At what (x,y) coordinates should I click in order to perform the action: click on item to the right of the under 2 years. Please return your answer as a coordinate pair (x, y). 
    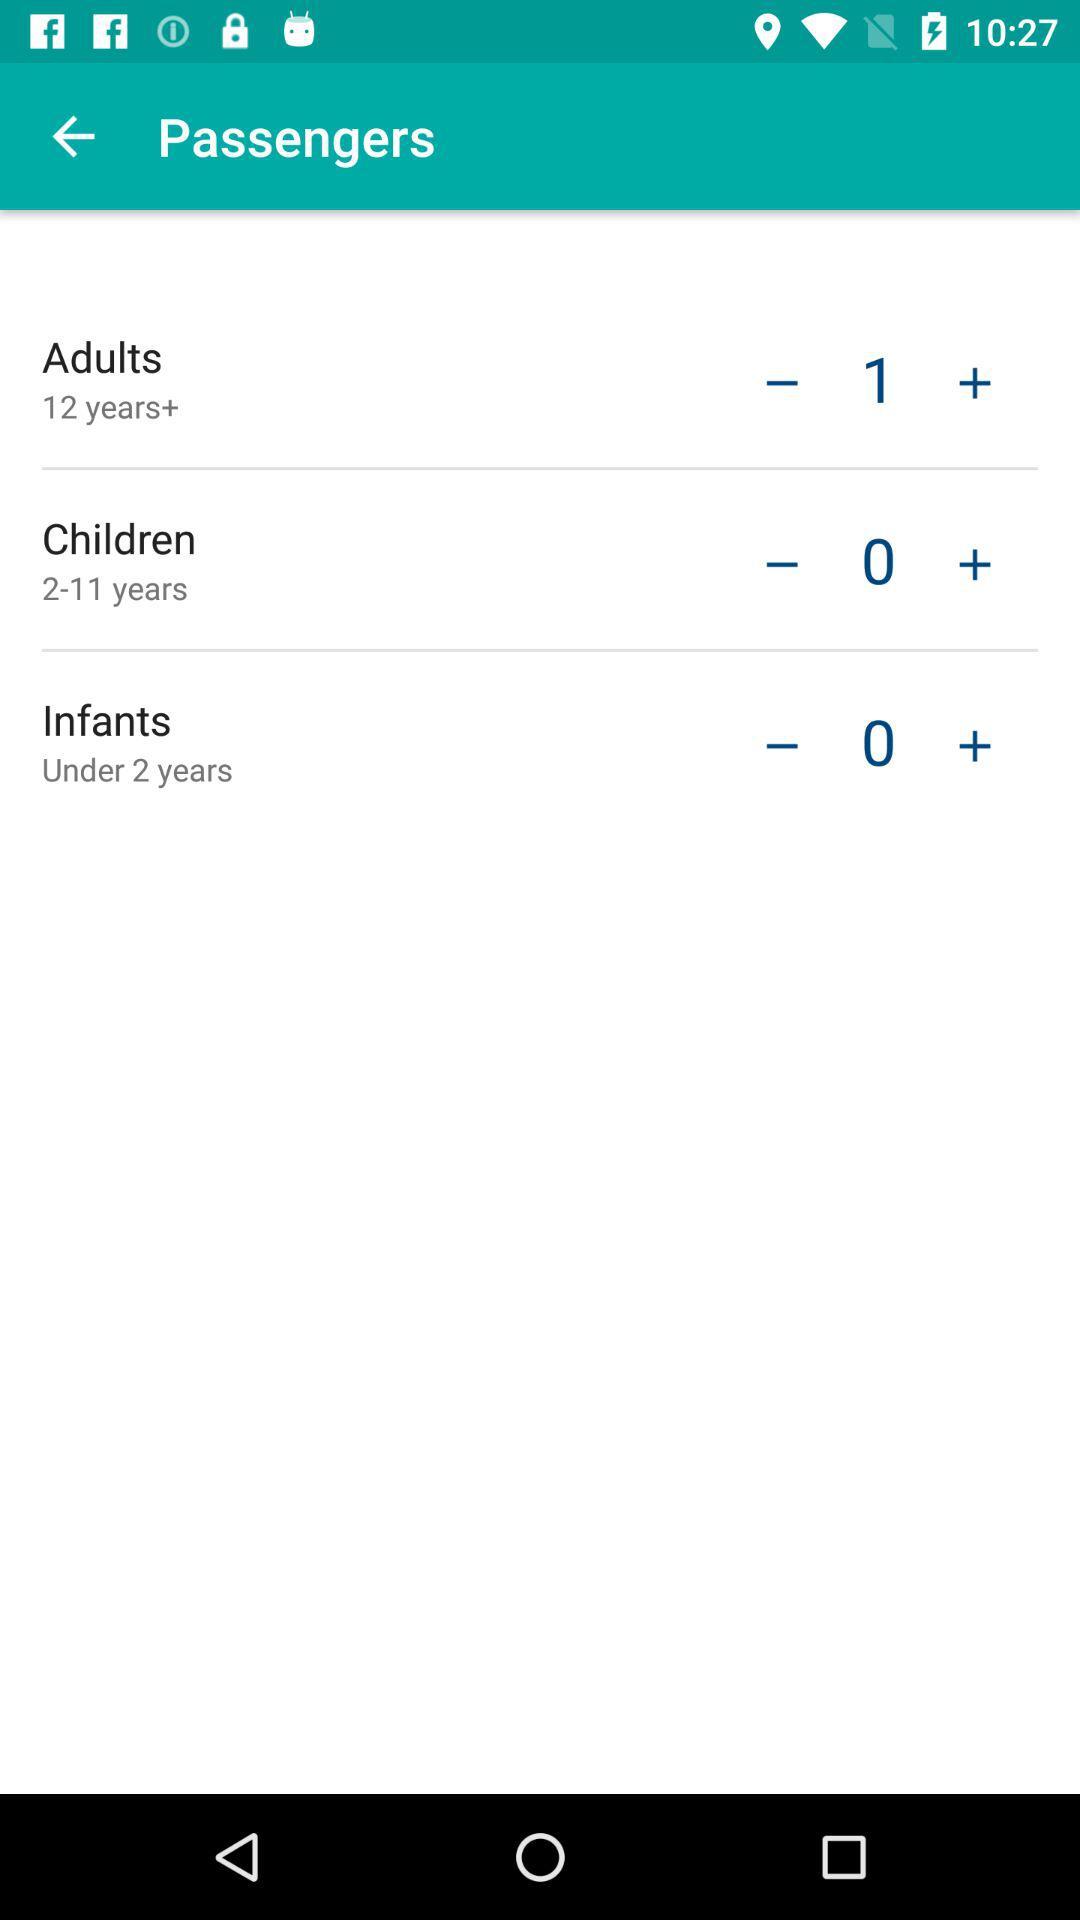
    Looking at the image, I should click on (781, 742).